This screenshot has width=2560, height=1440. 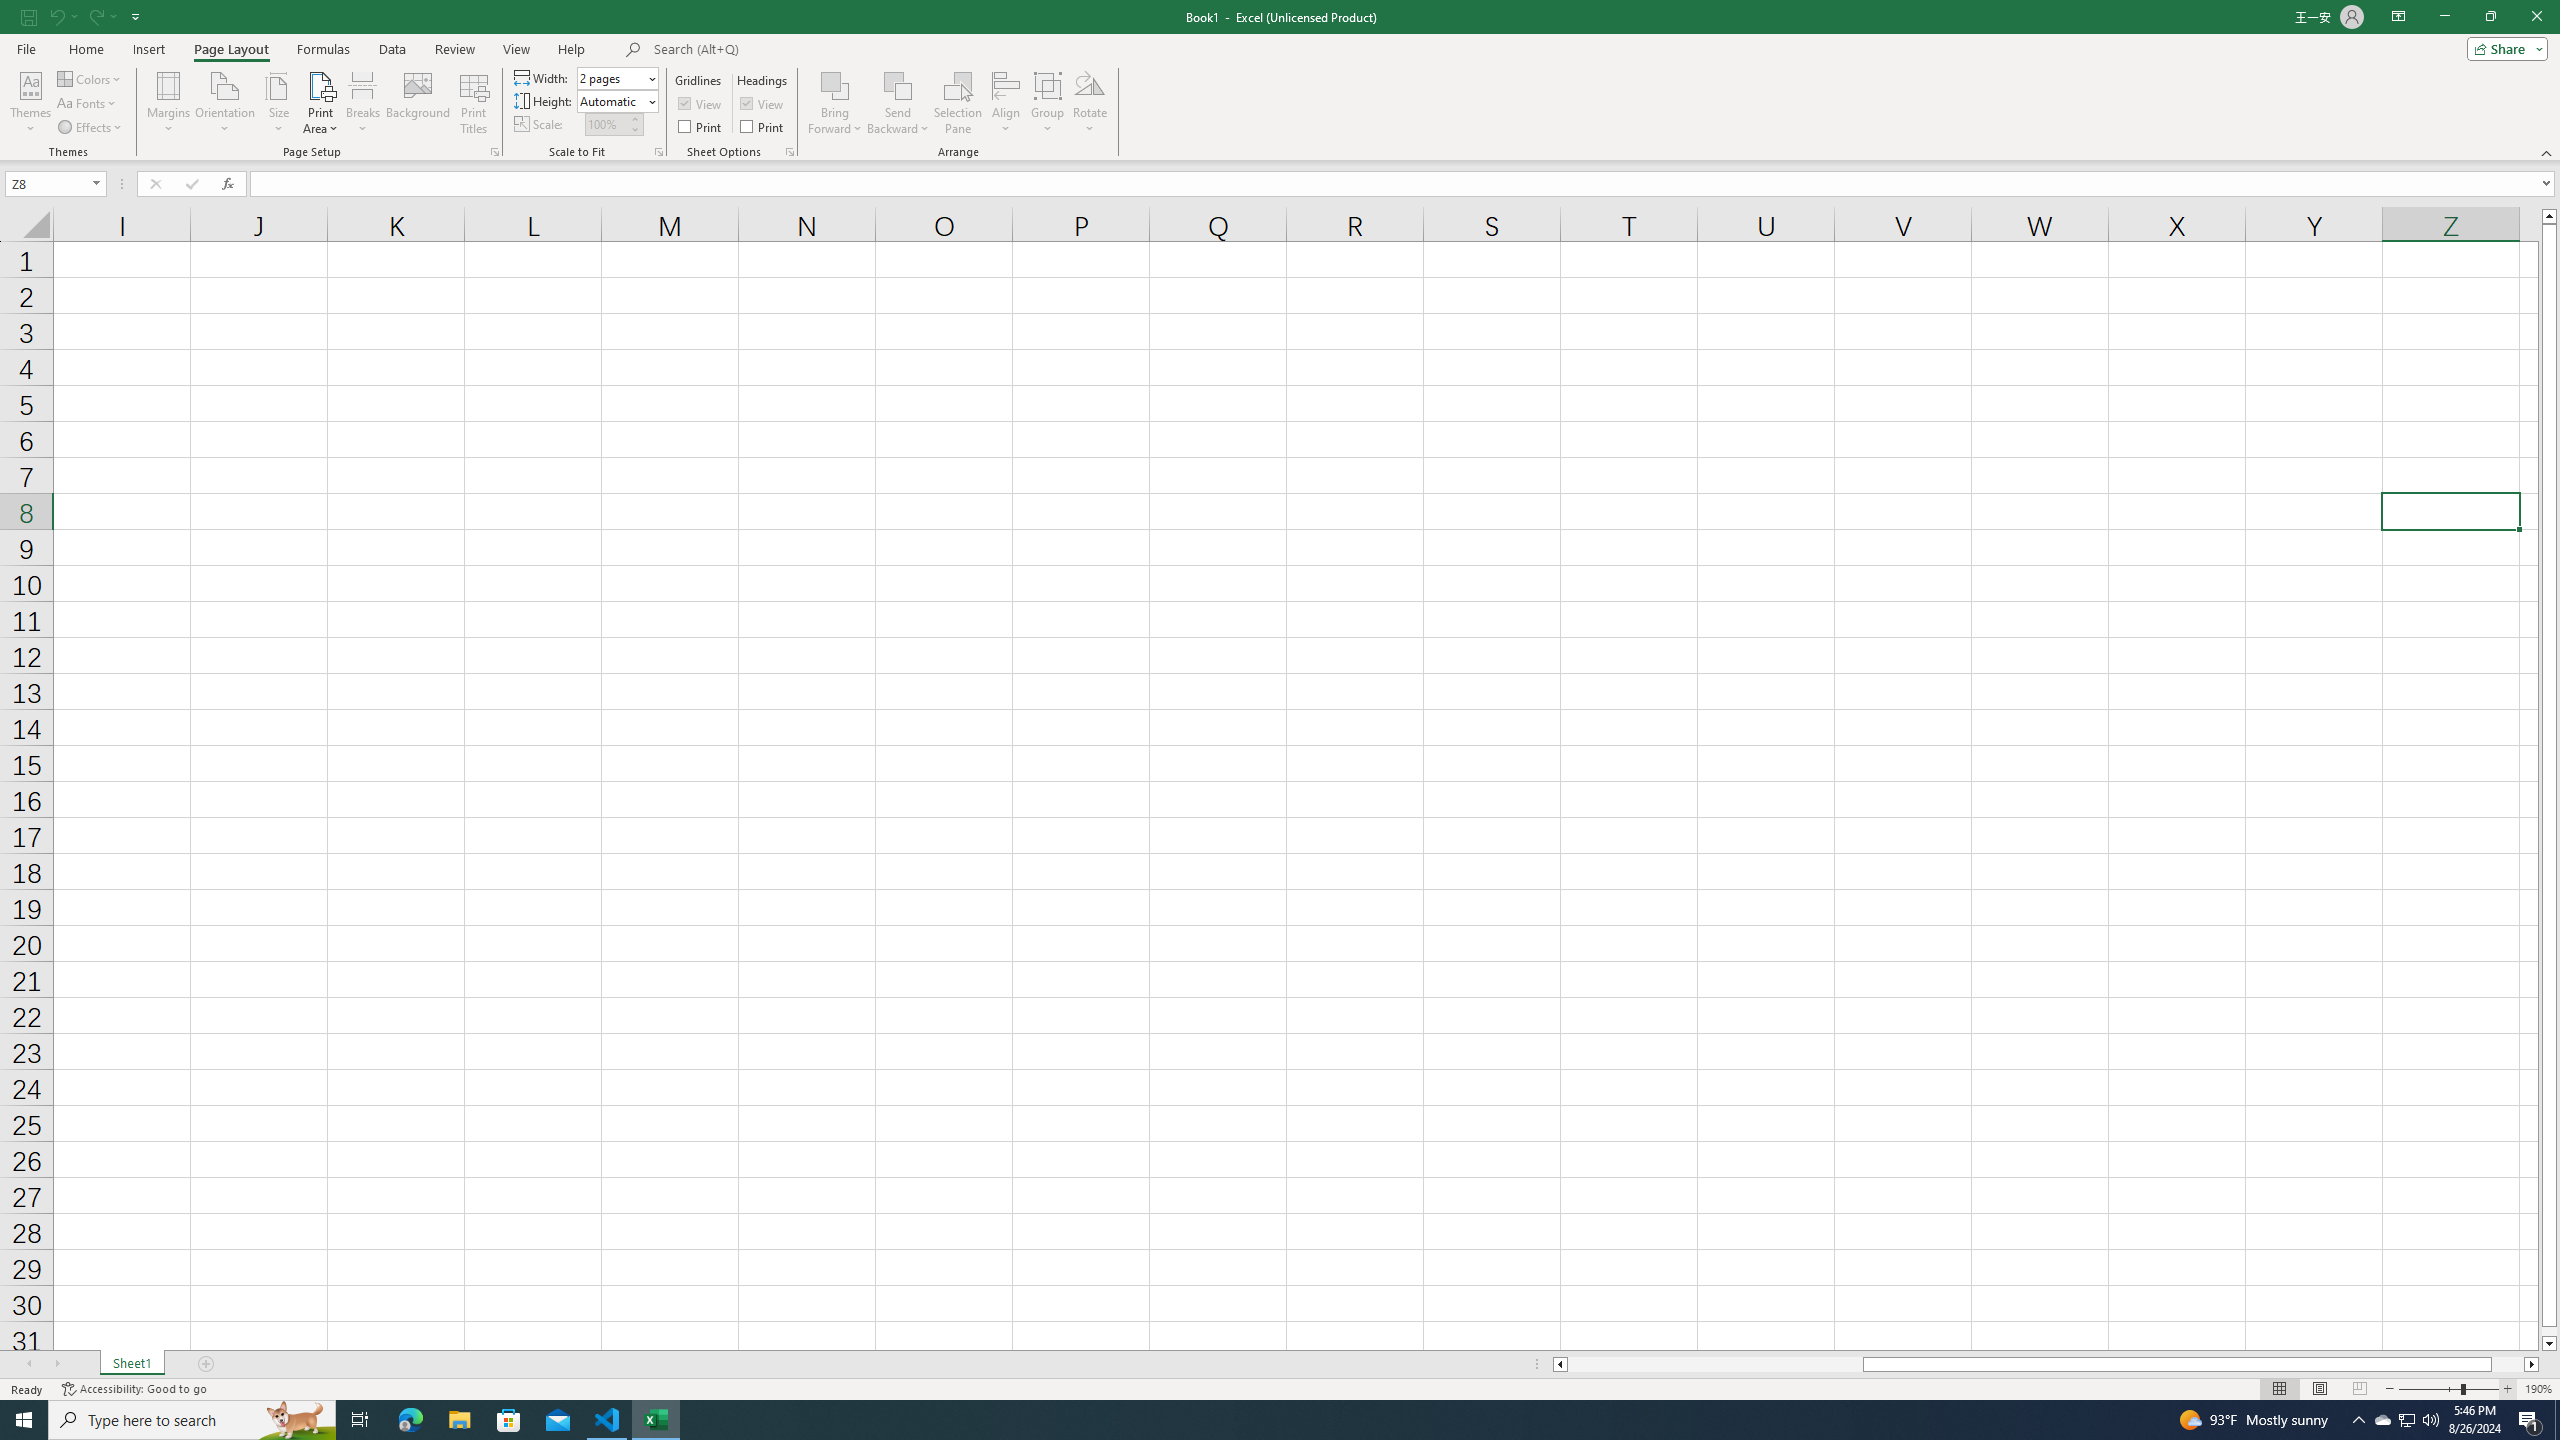 I want to click on 'Data', so click(x=391, y=49).